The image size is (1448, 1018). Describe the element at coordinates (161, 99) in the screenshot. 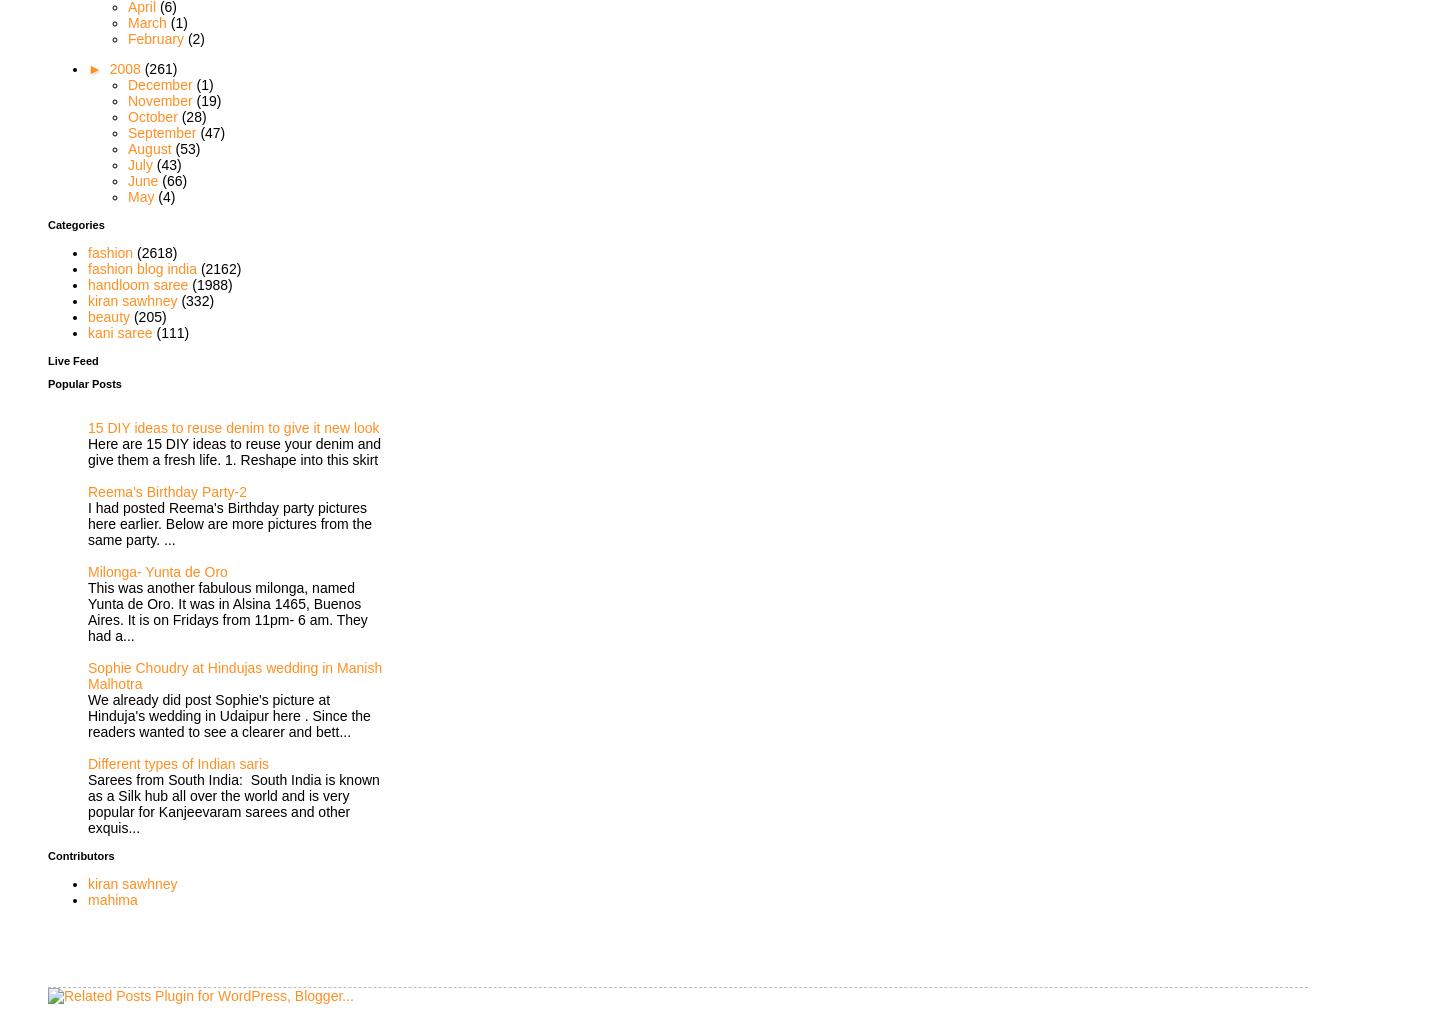

I see `'November'` at that location.